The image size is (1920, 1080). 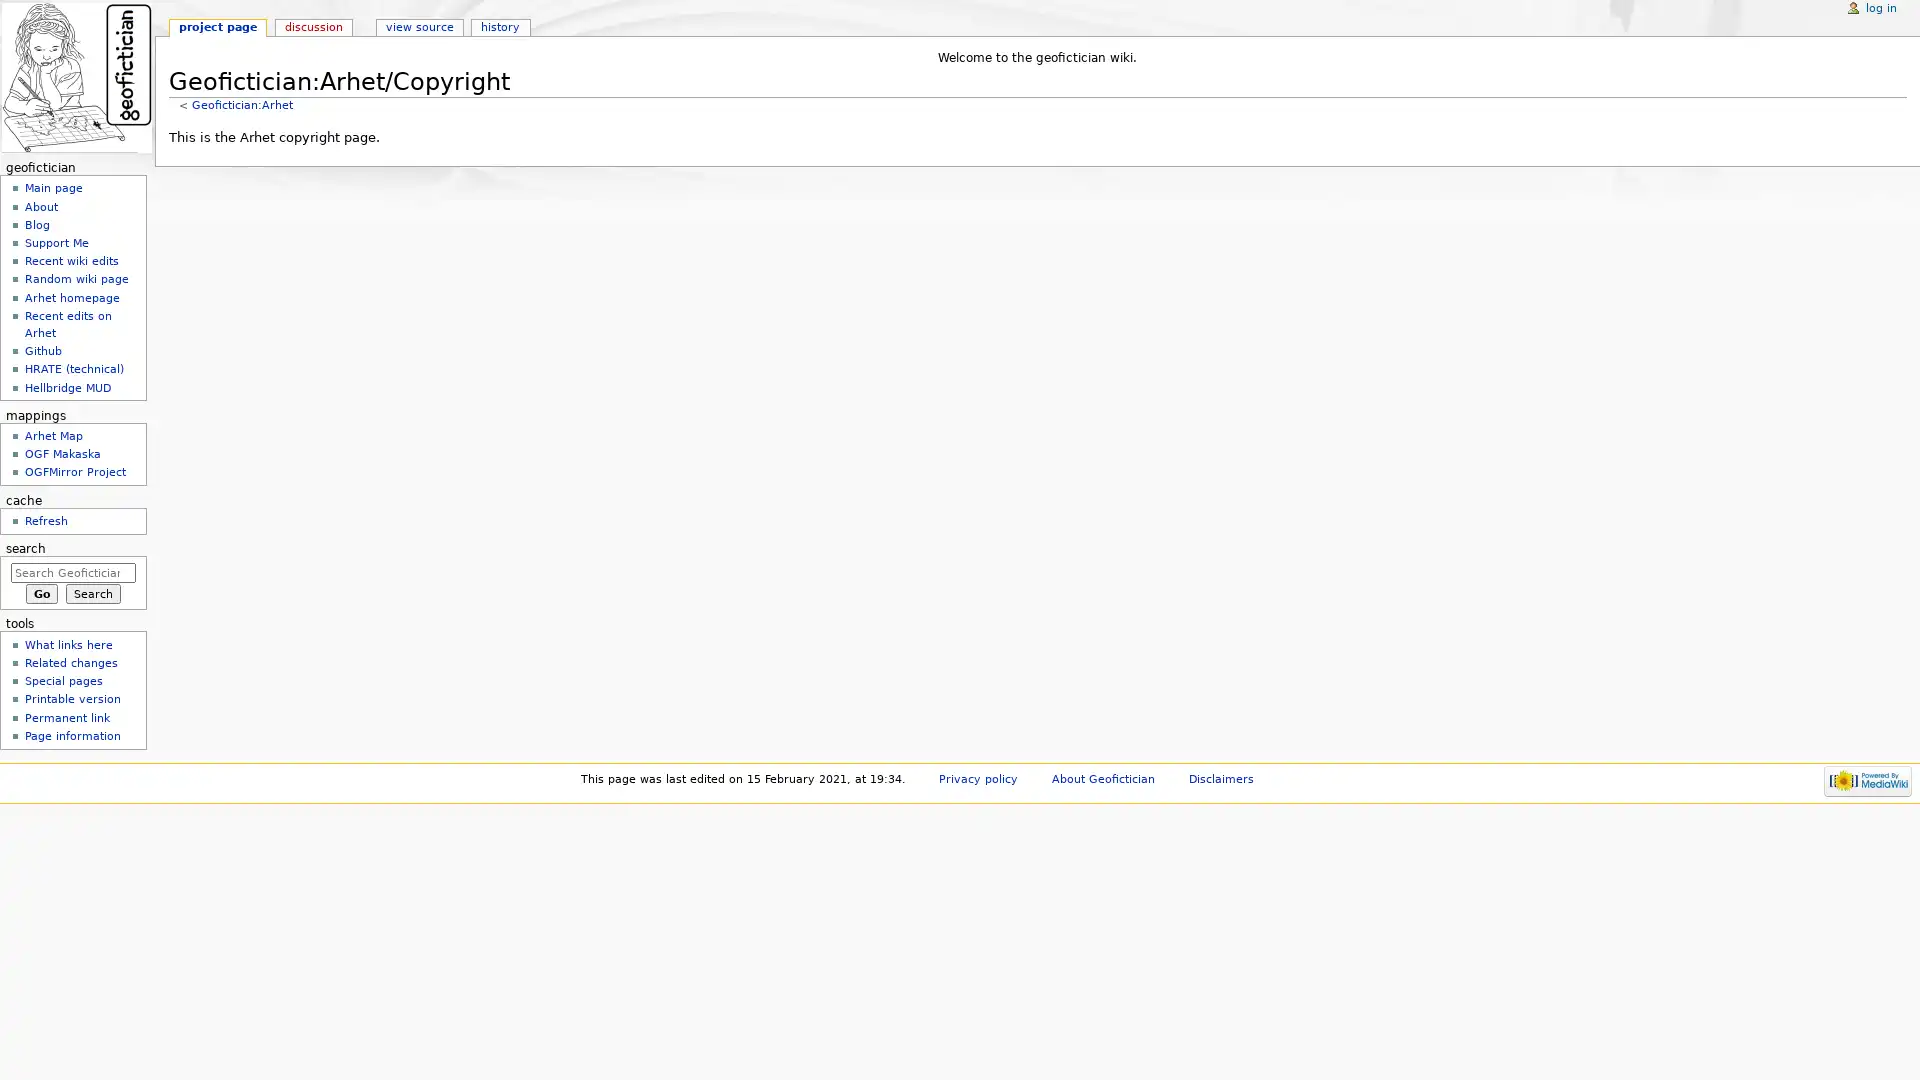 I want to click on Go, so click(x=41, y=593).